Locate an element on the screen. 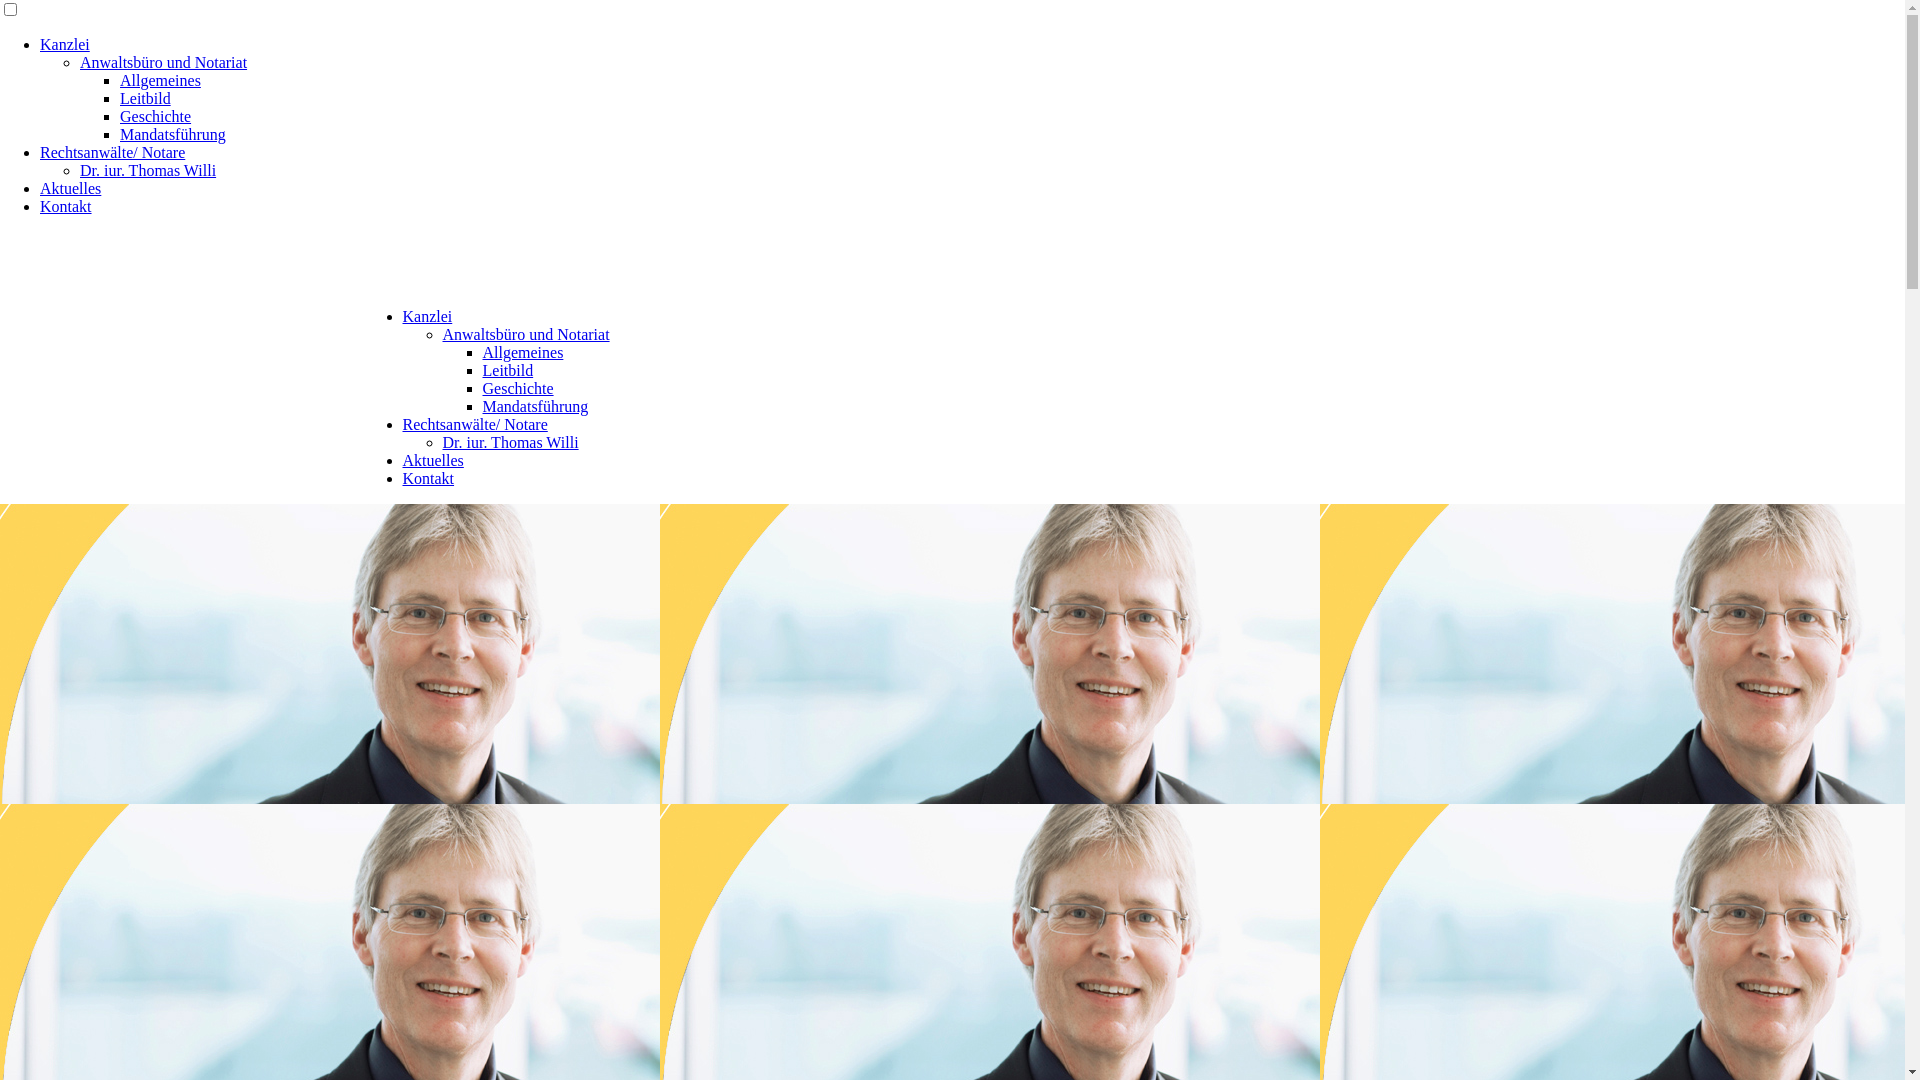 The image size is (1920, 1080). 'Allgemeines' is located at coordinates (160, 79).